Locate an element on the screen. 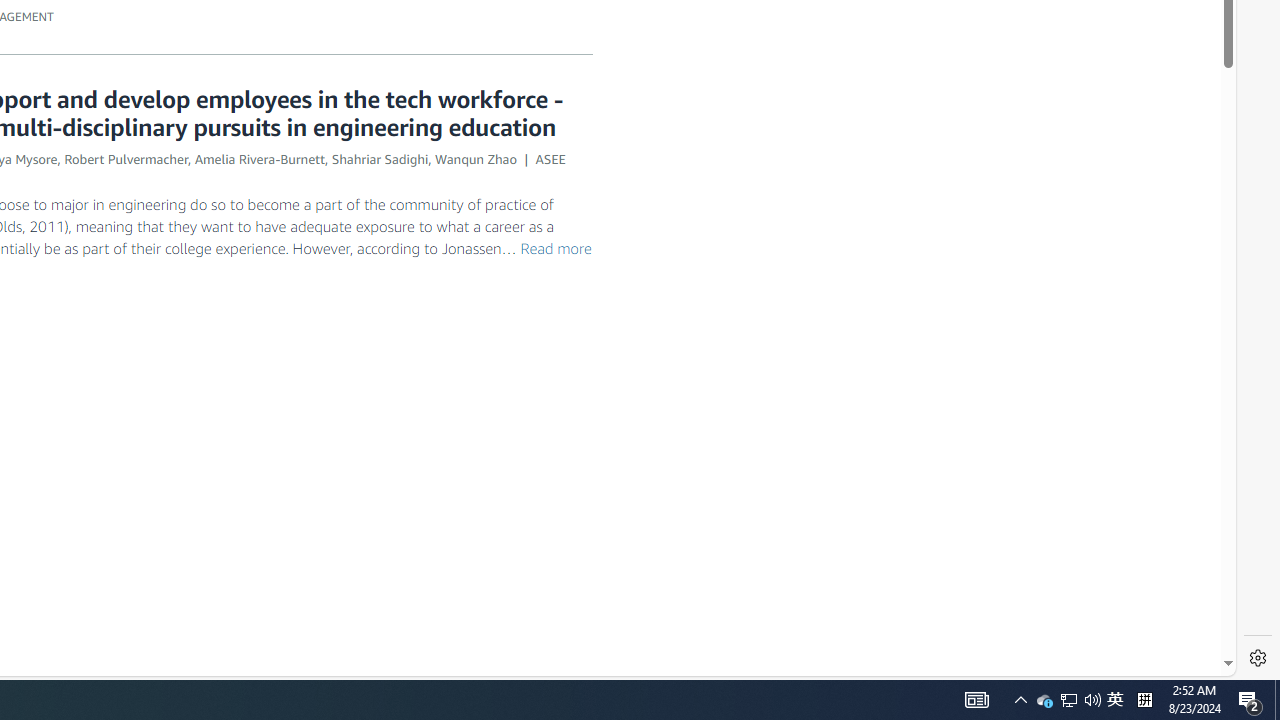  'Shahriar Sadighi' is located at coordinates (380, 157).